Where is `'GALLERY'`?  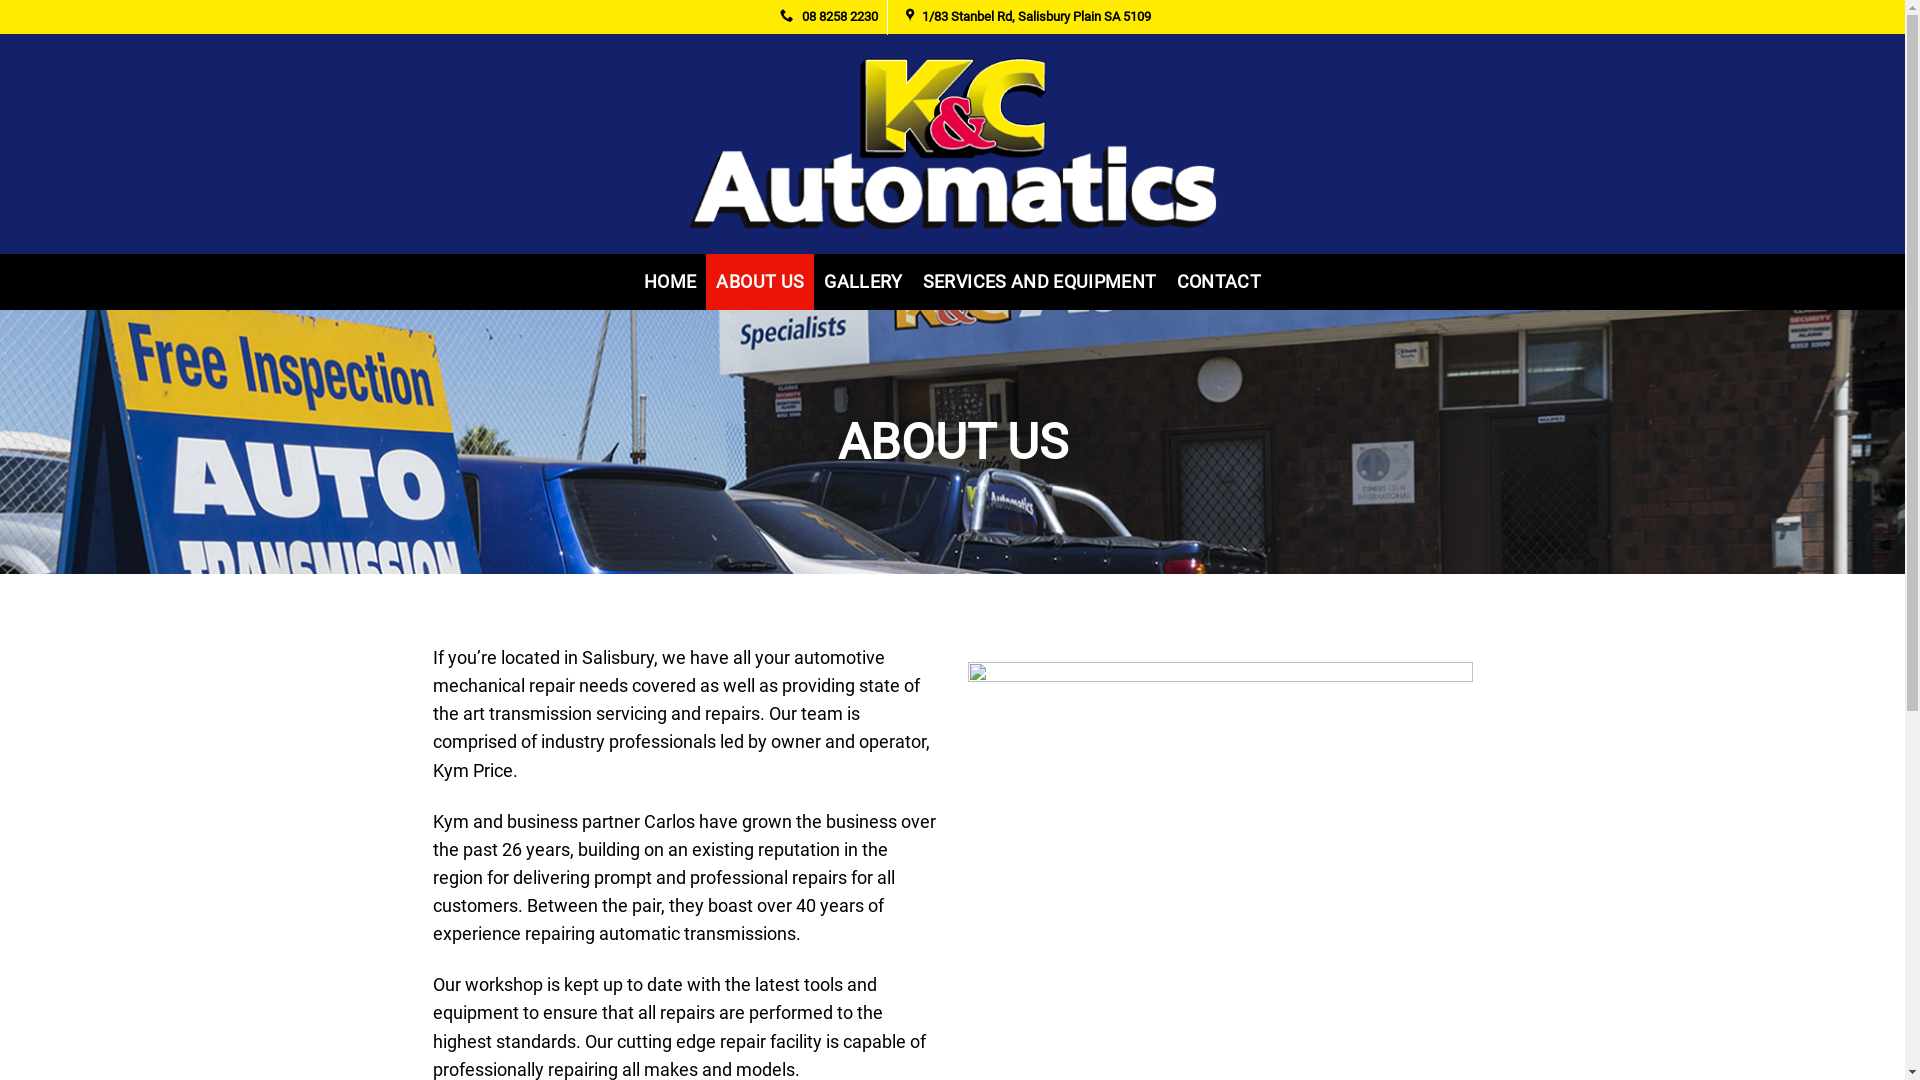
'GALLERY' is located at coordinates (863, 281).